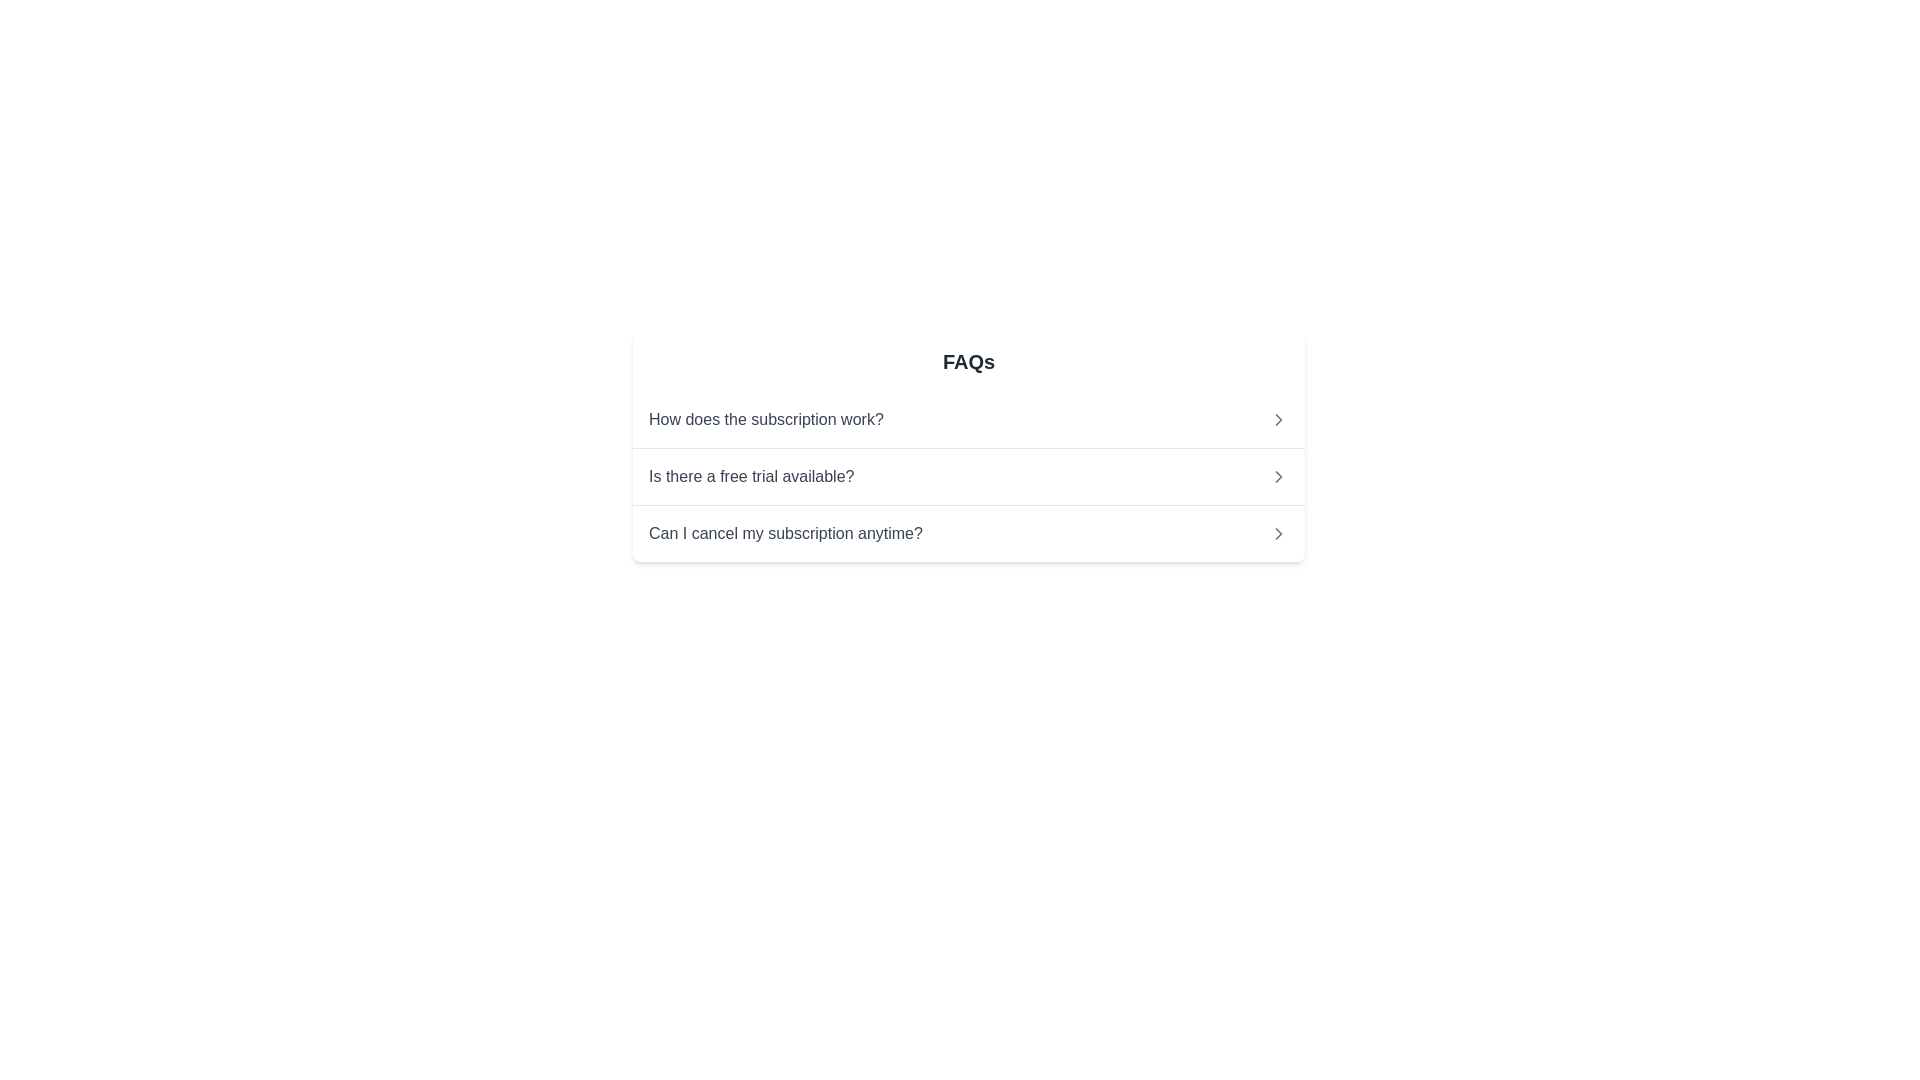 The height and width of the screenshot is (1080, 1920). Describe the element at coordinates (1277, 477) in the screenshot. I see `the rightward-pointing chevron-shaped arrow icon that is positioned immediately after the question 'Is there a free trial available?' in the second row of the list` at that location.